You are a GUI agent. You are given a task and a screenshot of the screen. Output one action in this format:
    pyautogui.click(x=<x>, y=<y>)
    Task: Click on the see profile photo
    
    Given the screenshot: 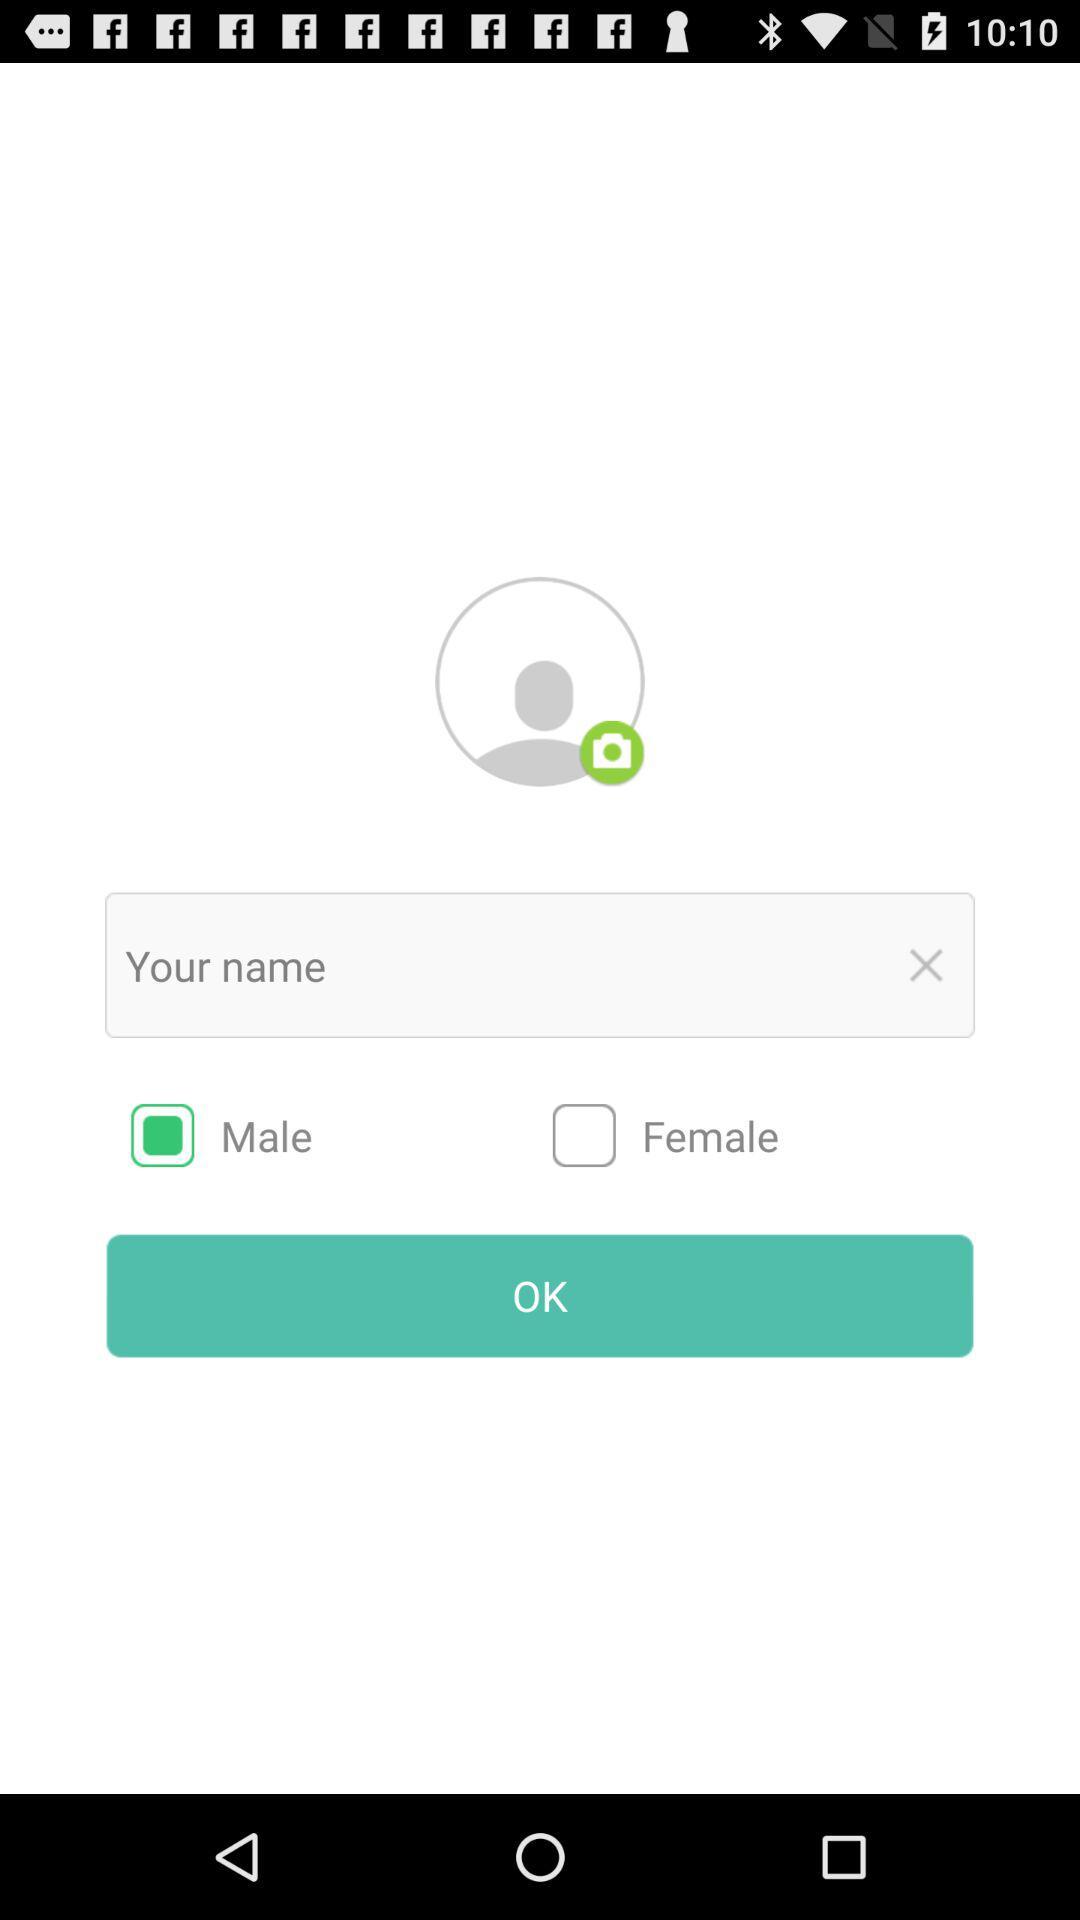 What is the action you would take?
    pyautogui.click(x=540, y=681)
    